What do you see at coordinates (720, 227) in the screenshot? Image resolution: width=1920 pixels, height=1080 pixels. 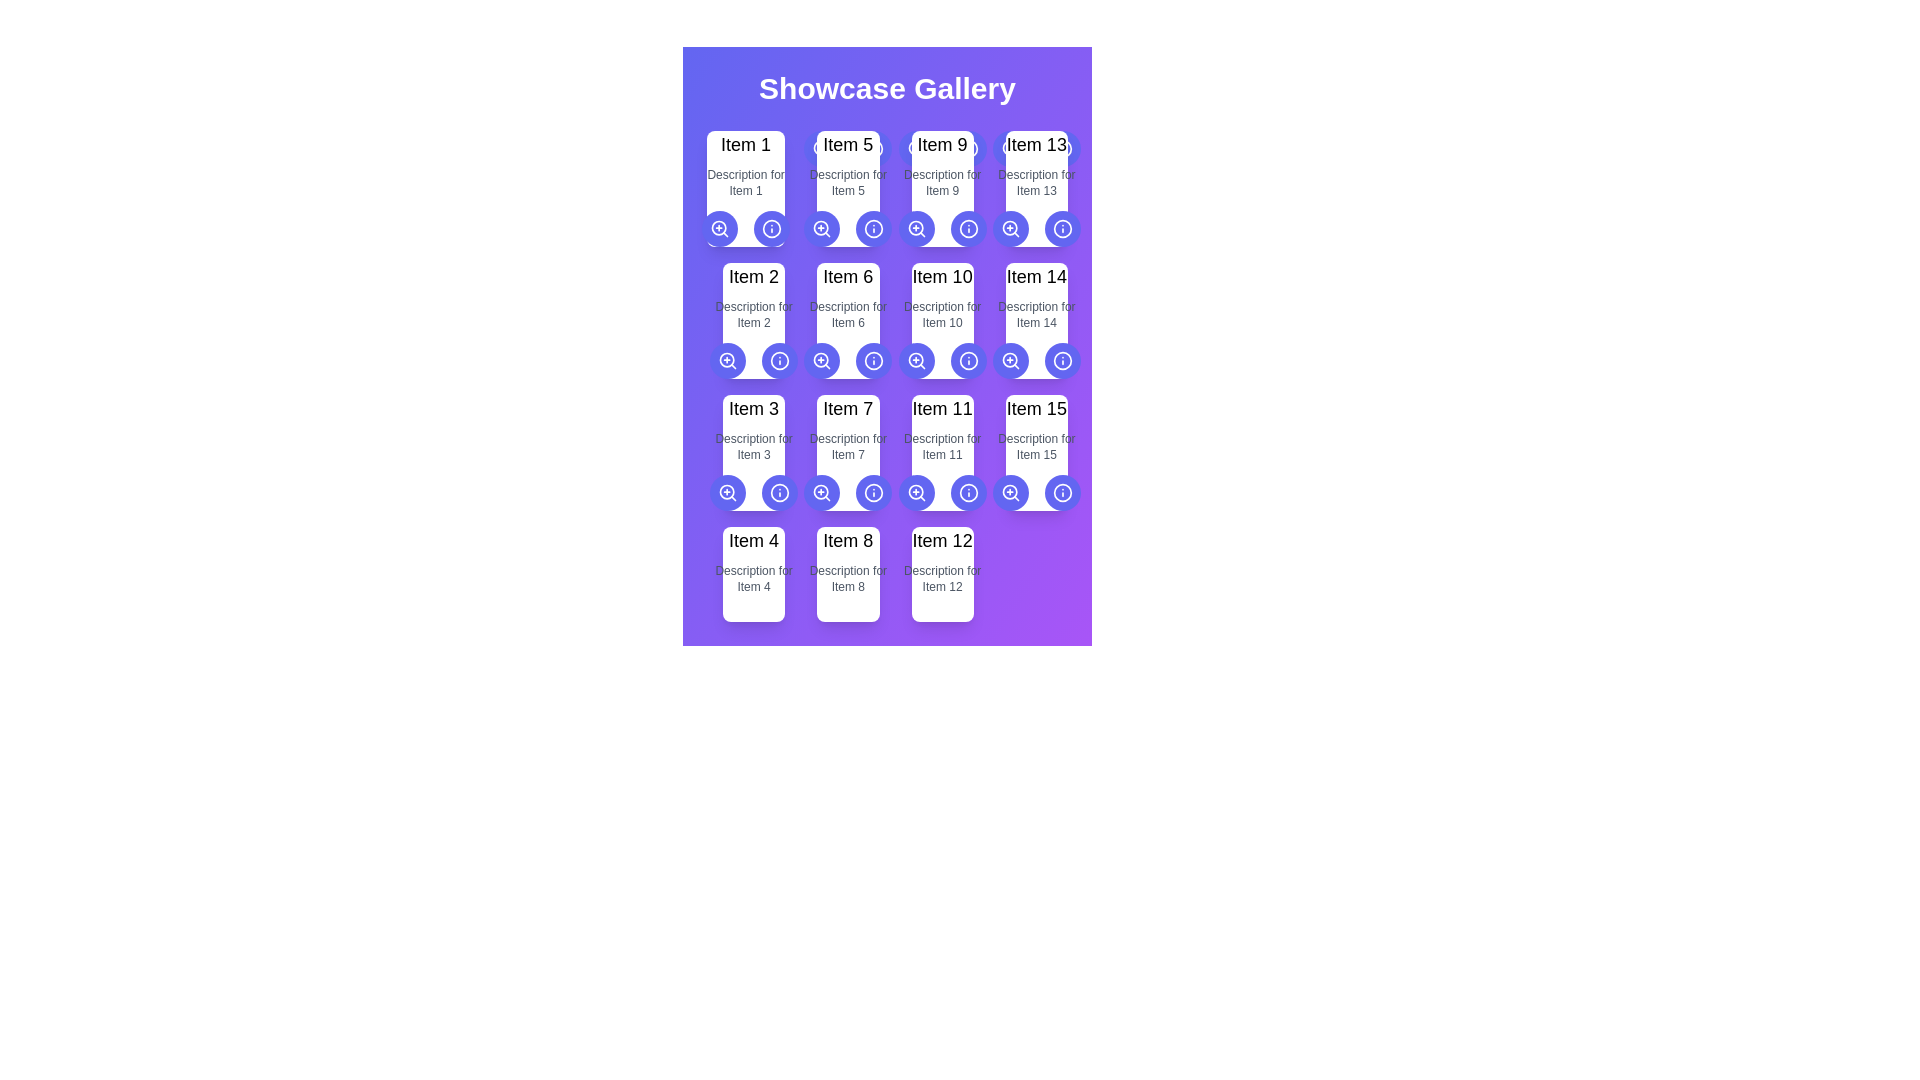 I see `the circular button with a magnifying glass icon, styled in white against a purple background, located below 'Item 1' in a grid layout for accessibility` at bounding box center [720, 227].